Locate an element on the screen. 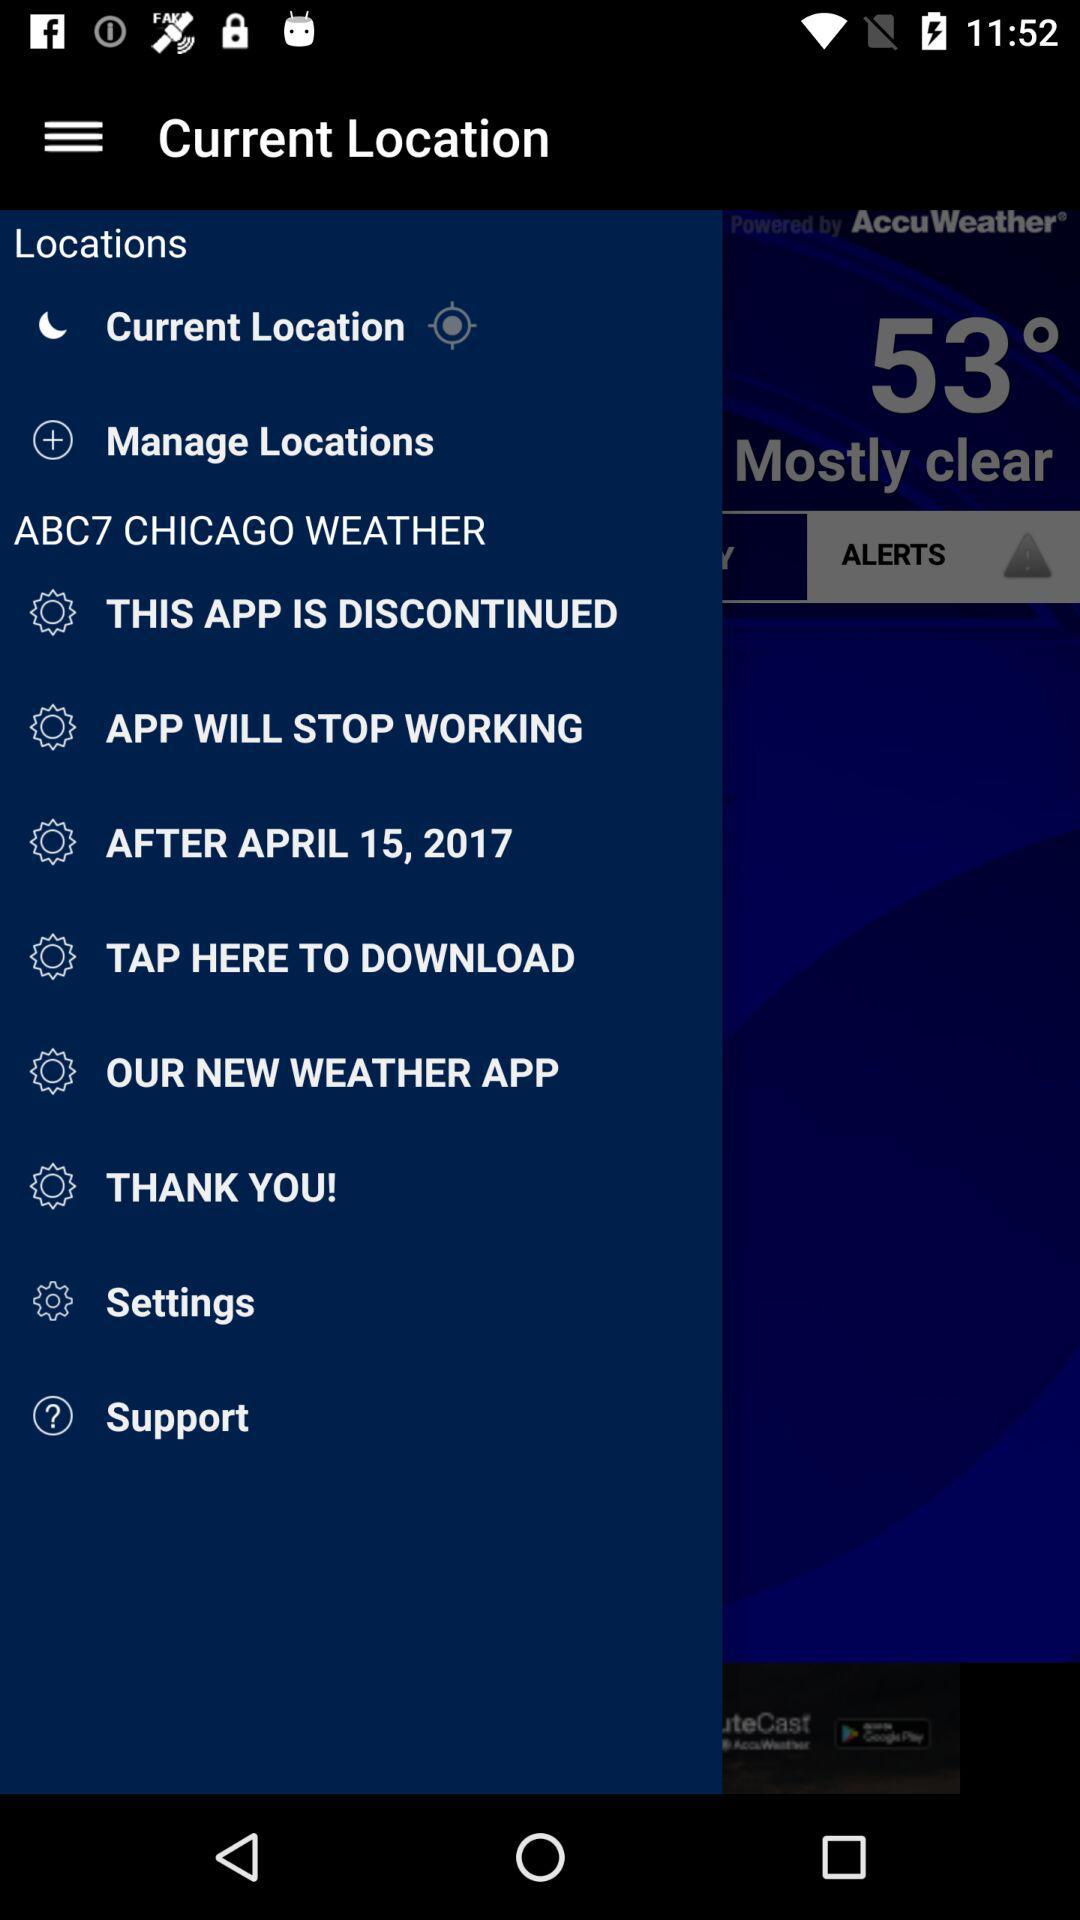  a text powered by accuweather on a page is located at coordinates (897, 224).